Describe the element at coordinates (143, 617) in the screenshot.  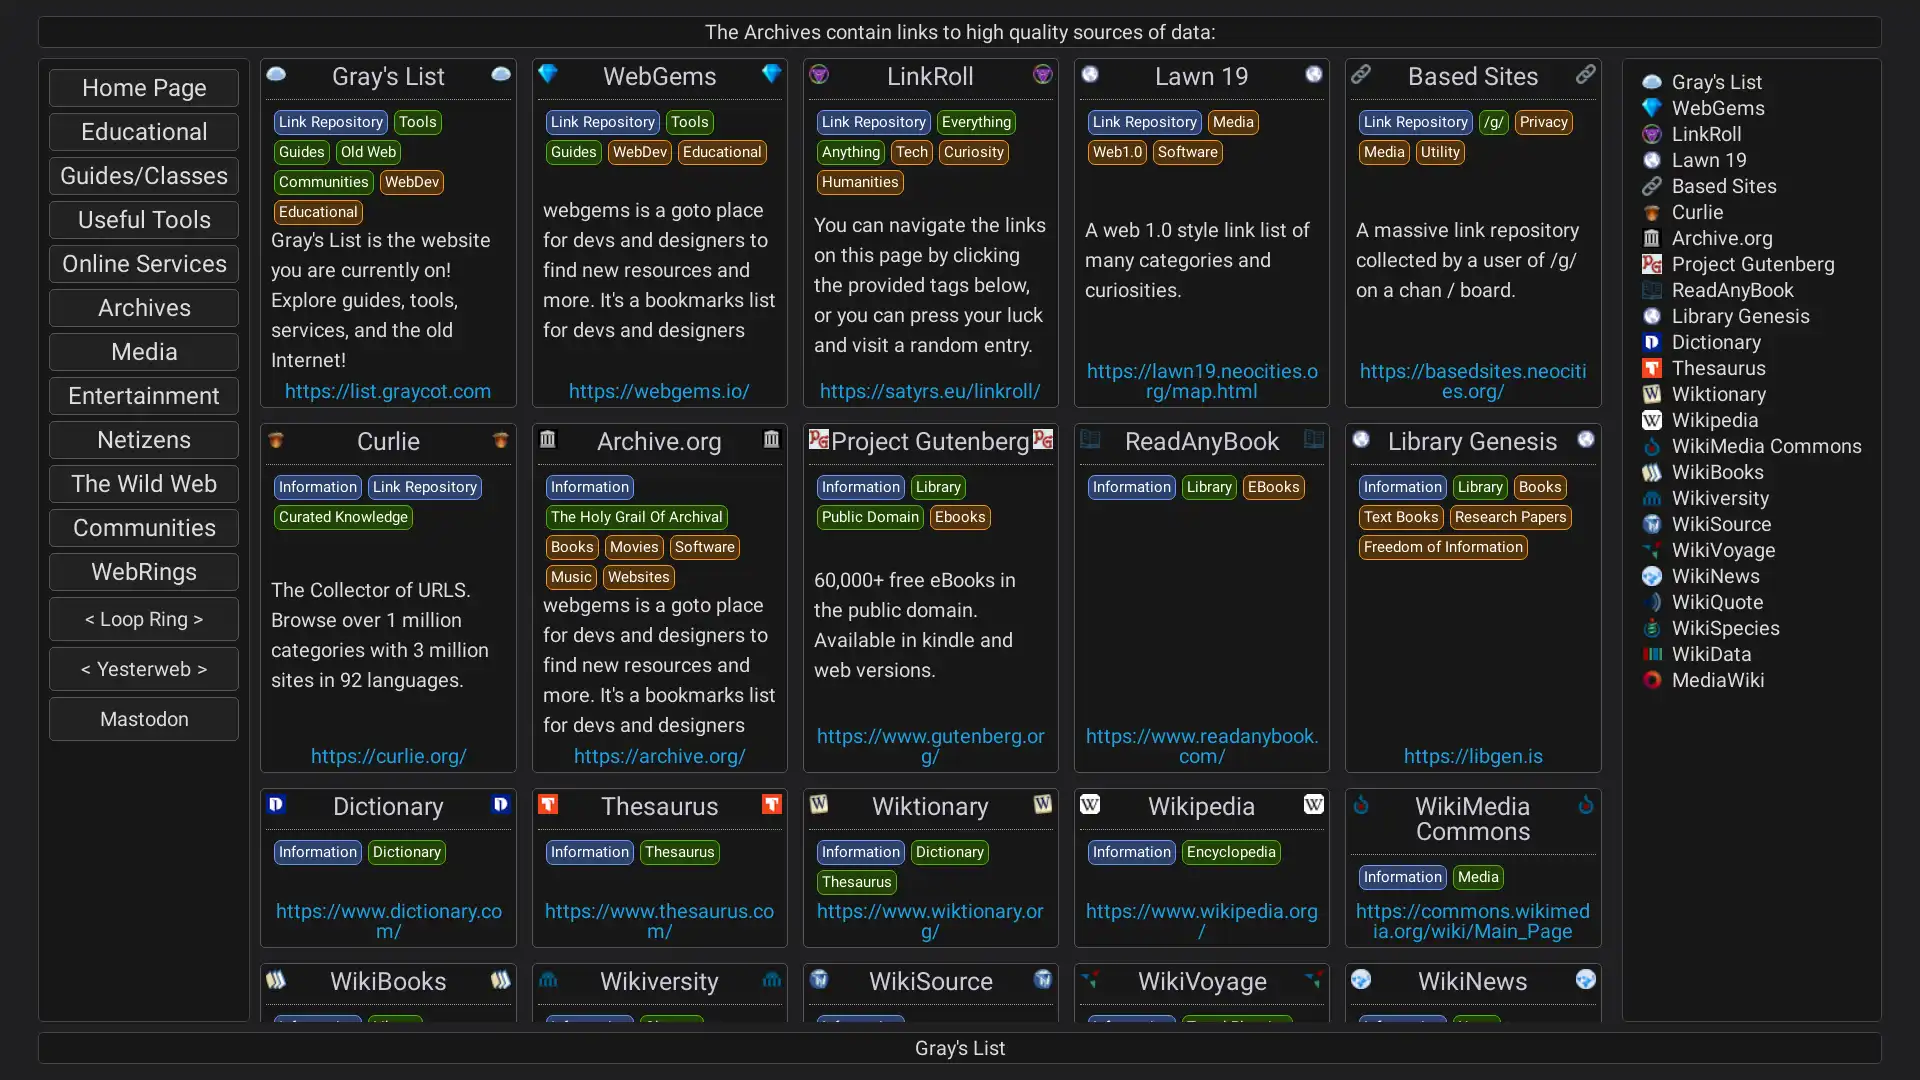
I see `< Loop Ring >` at that location.